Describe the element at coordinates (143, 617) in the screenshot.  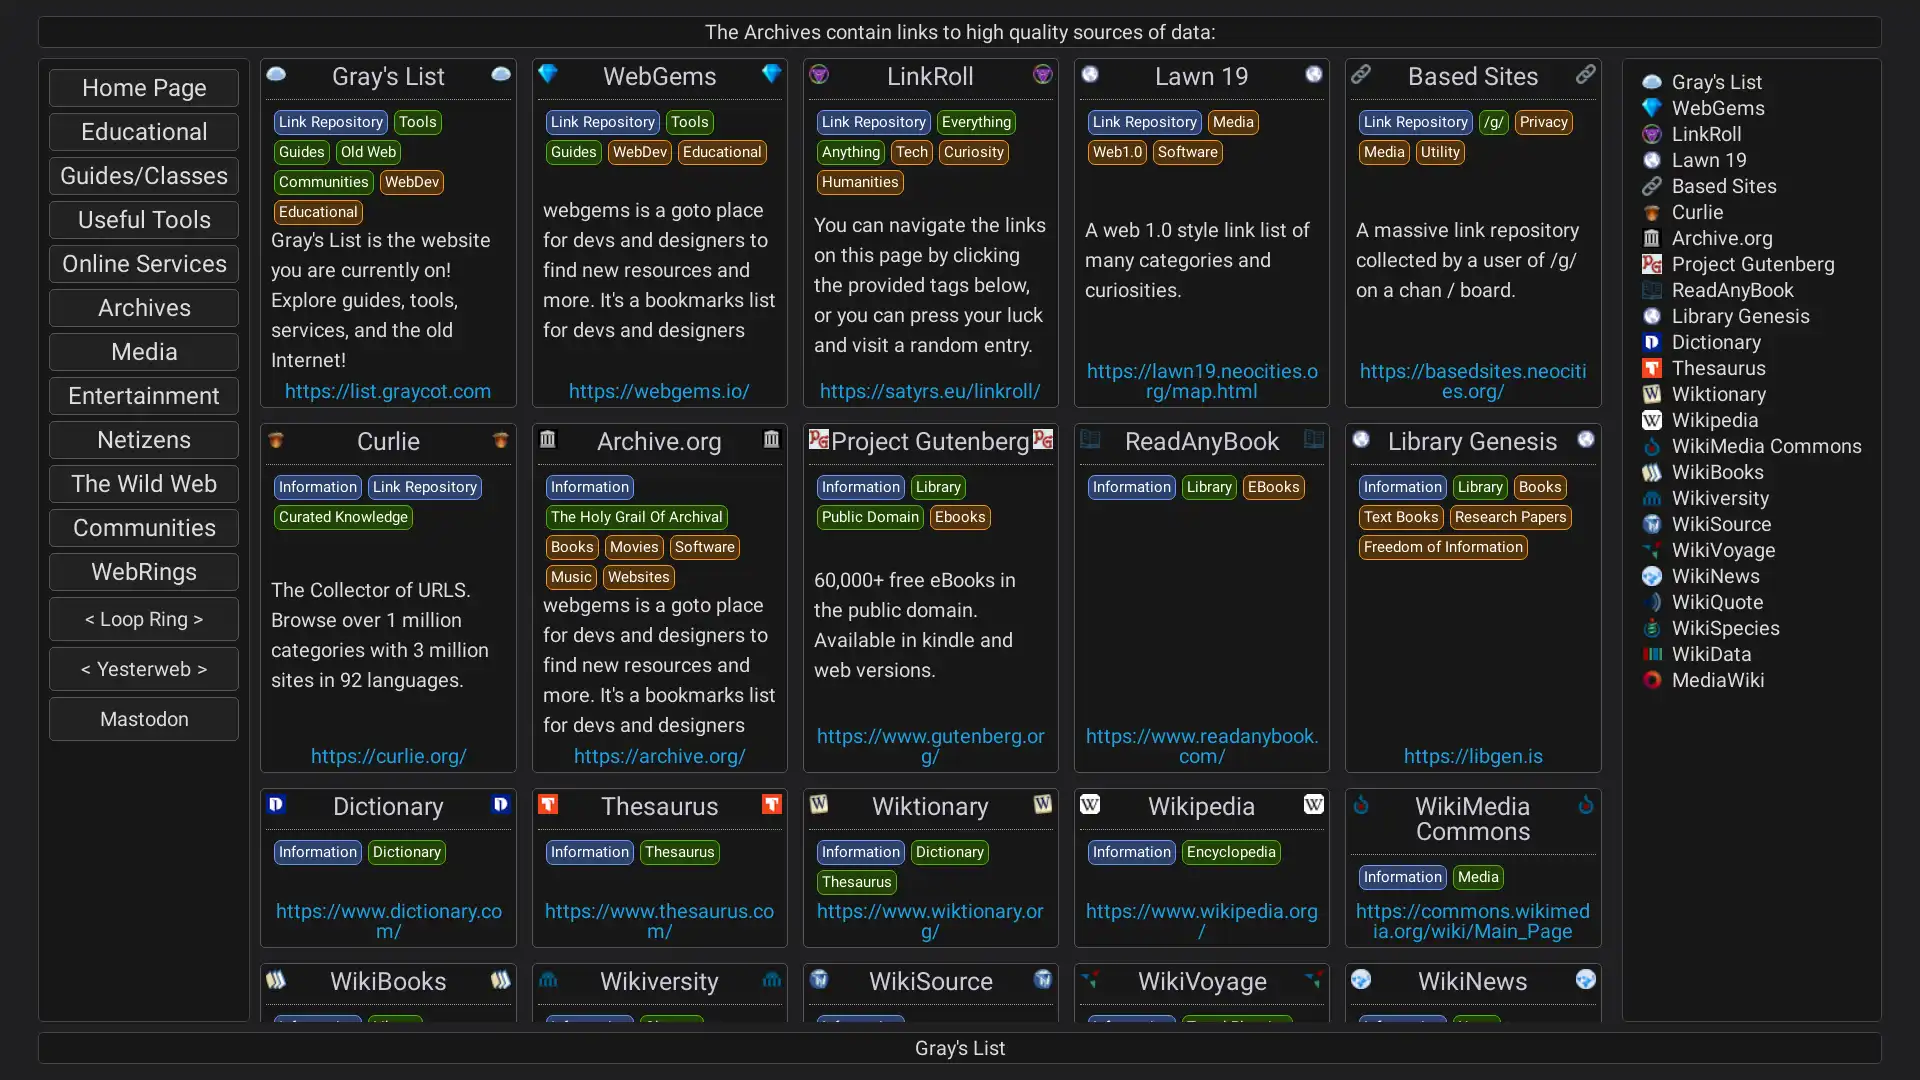
I see `< Loop Ring >` at that location.